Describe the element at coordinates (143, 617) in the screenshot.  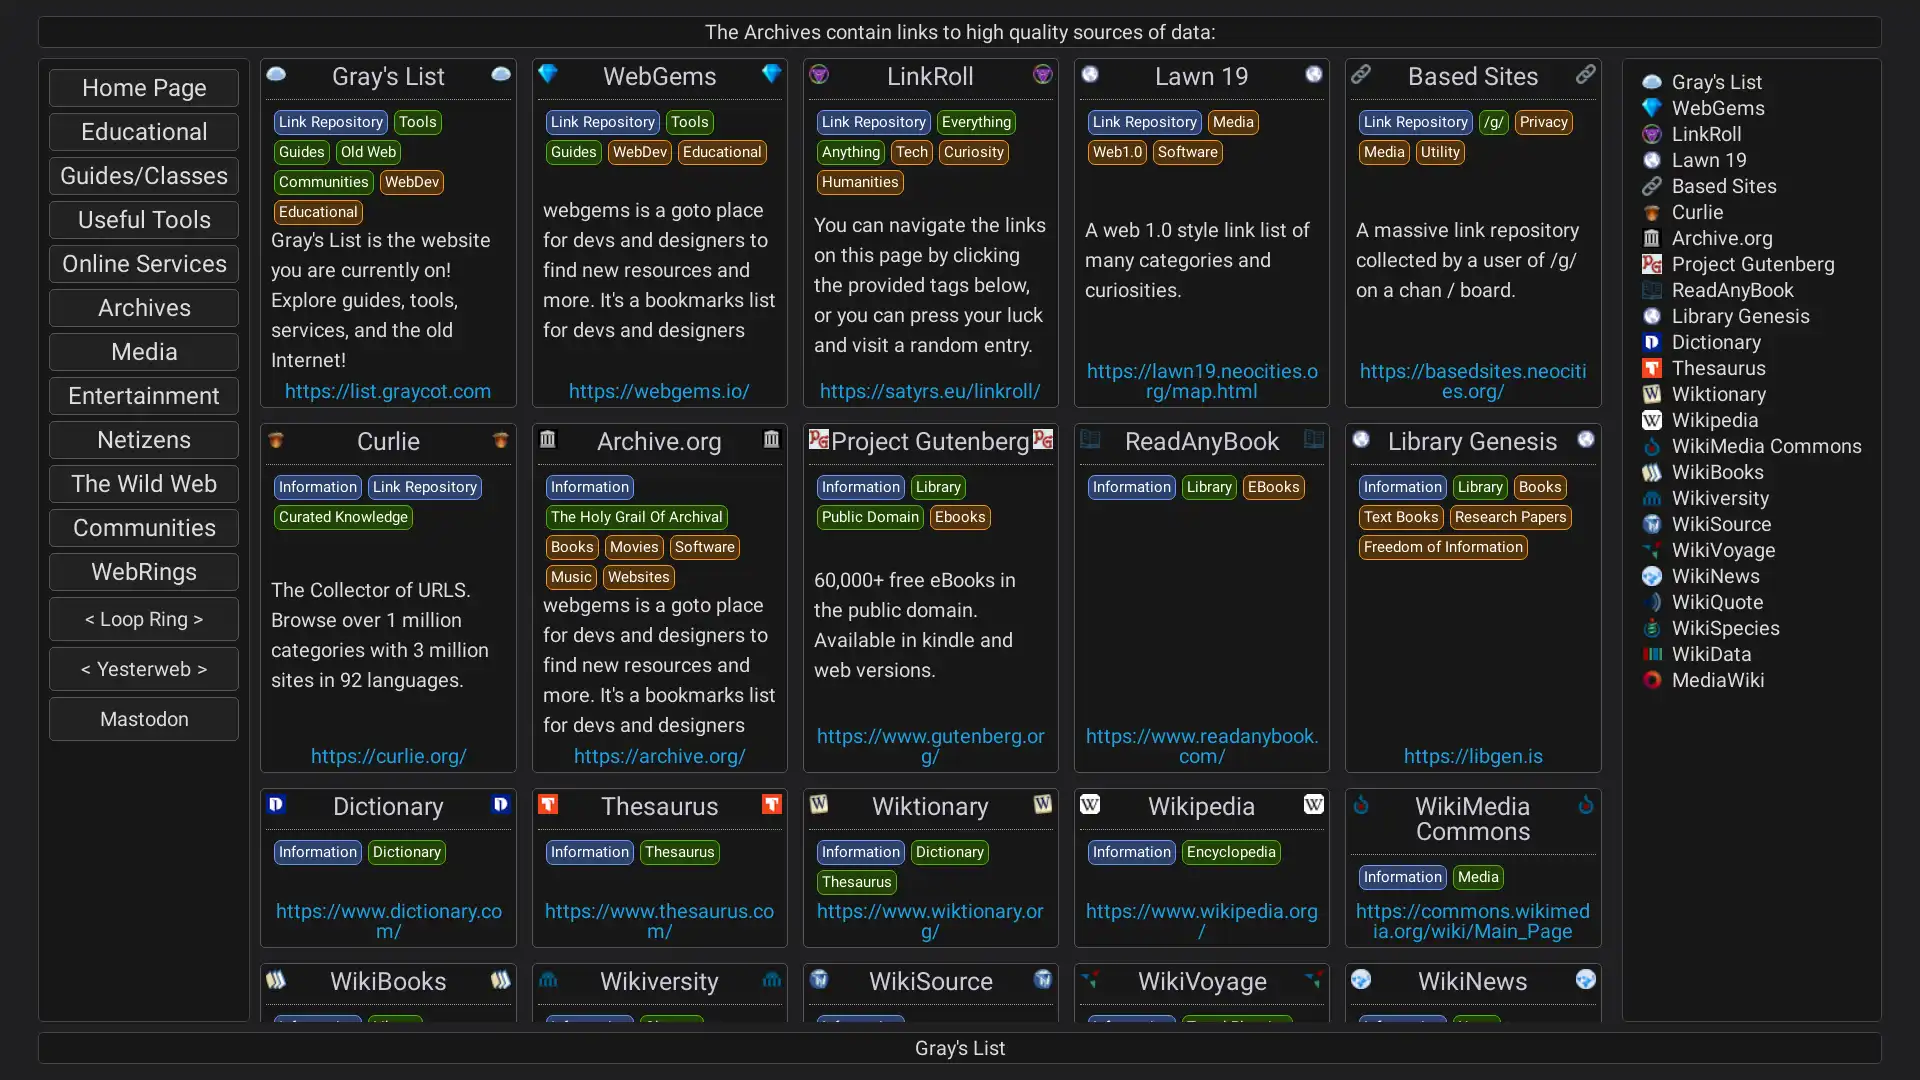
I see `< Loop Ring >` at that location.